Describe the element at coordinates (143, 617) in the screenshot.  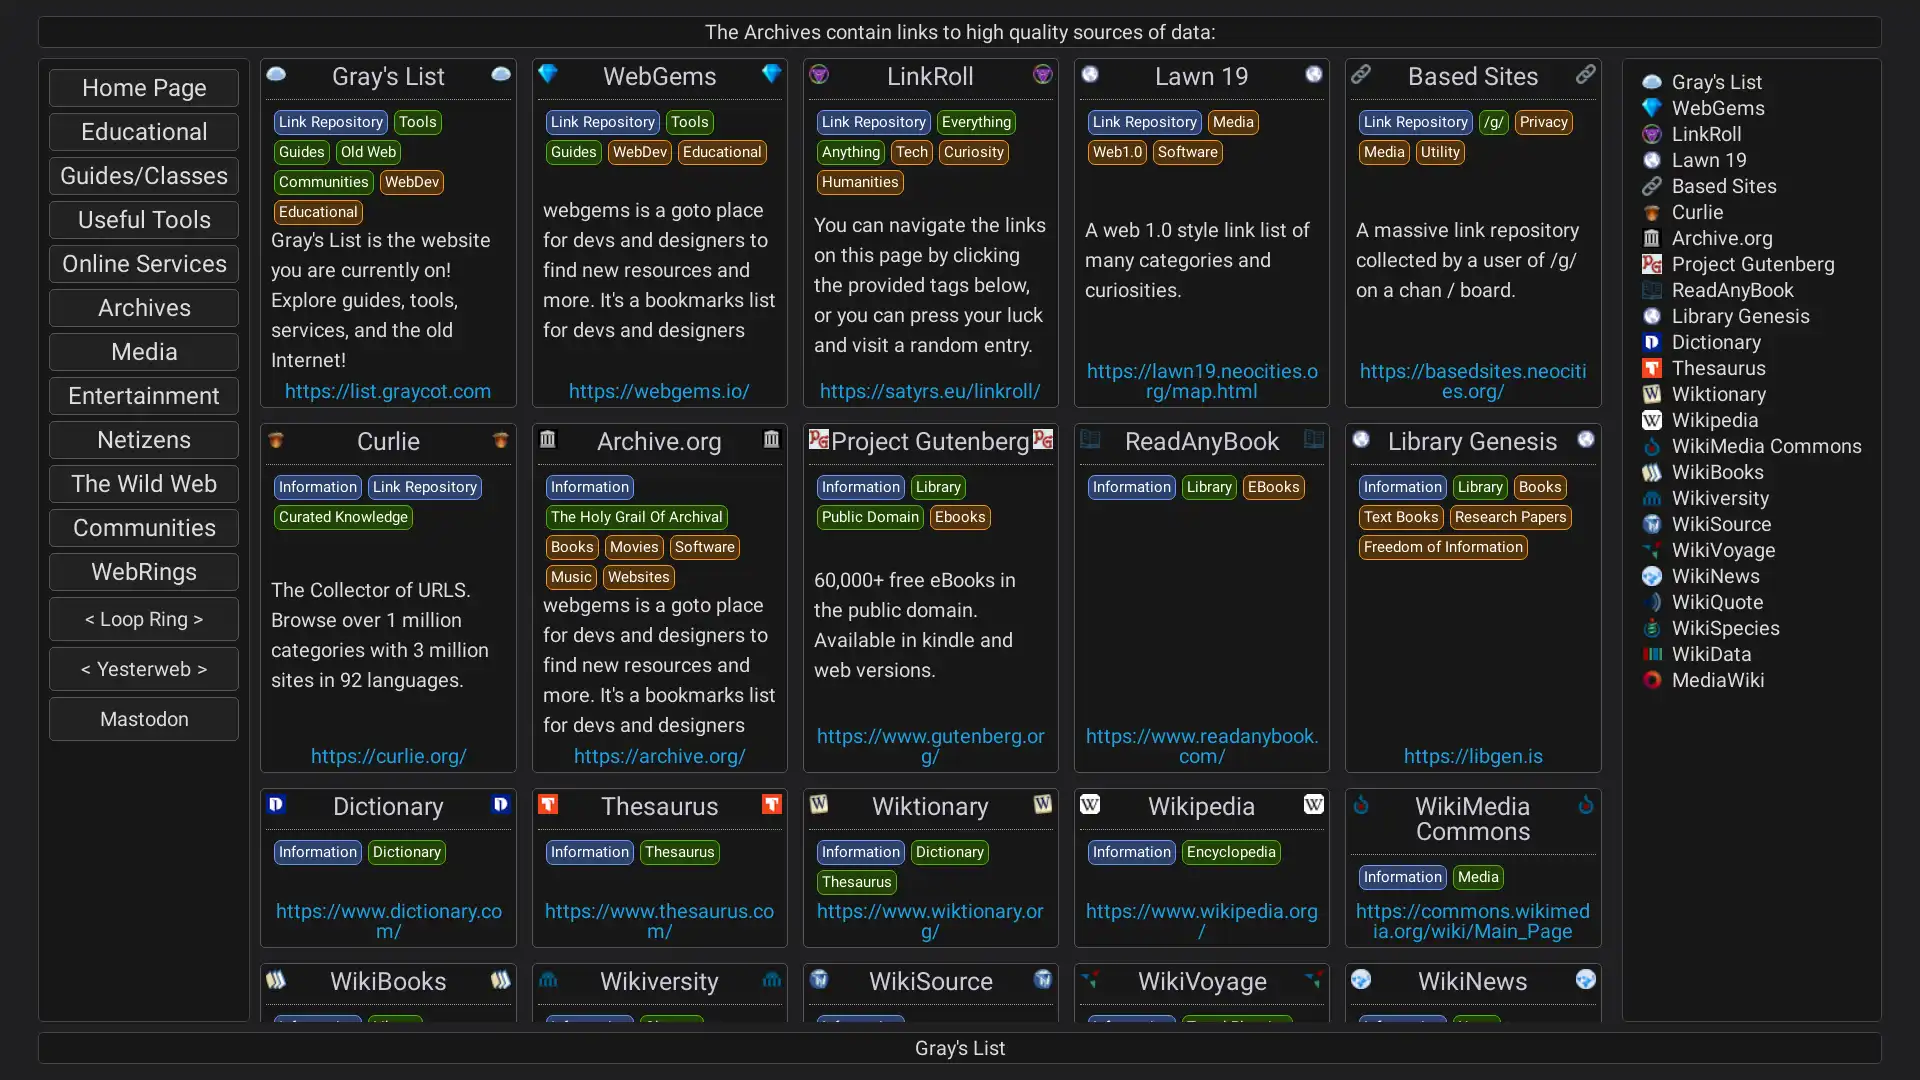
I see `< Loop Ring >` at that location.